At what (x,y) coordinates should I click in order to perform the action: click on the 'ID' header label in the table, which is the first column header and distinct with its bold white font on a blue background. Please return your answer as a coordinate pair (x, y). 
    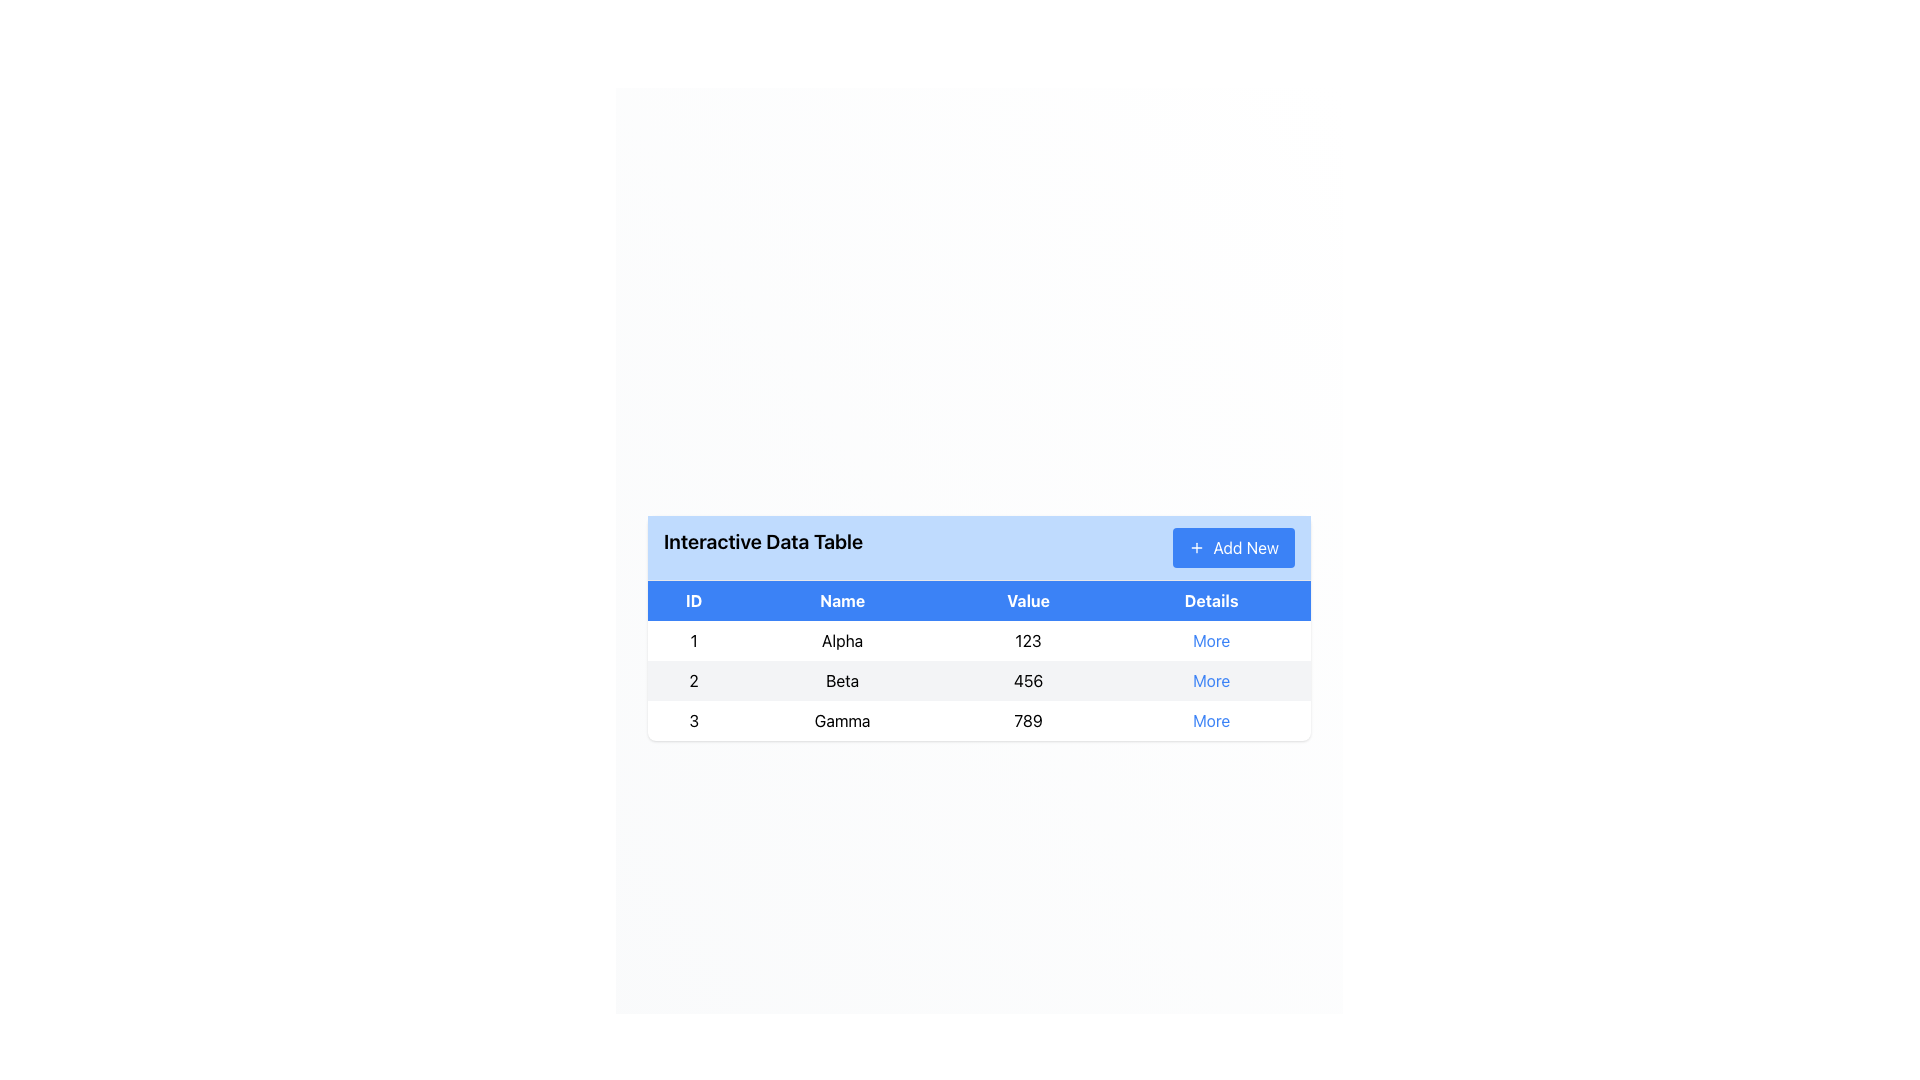
    Looking at the image, I should click on (694, 599).